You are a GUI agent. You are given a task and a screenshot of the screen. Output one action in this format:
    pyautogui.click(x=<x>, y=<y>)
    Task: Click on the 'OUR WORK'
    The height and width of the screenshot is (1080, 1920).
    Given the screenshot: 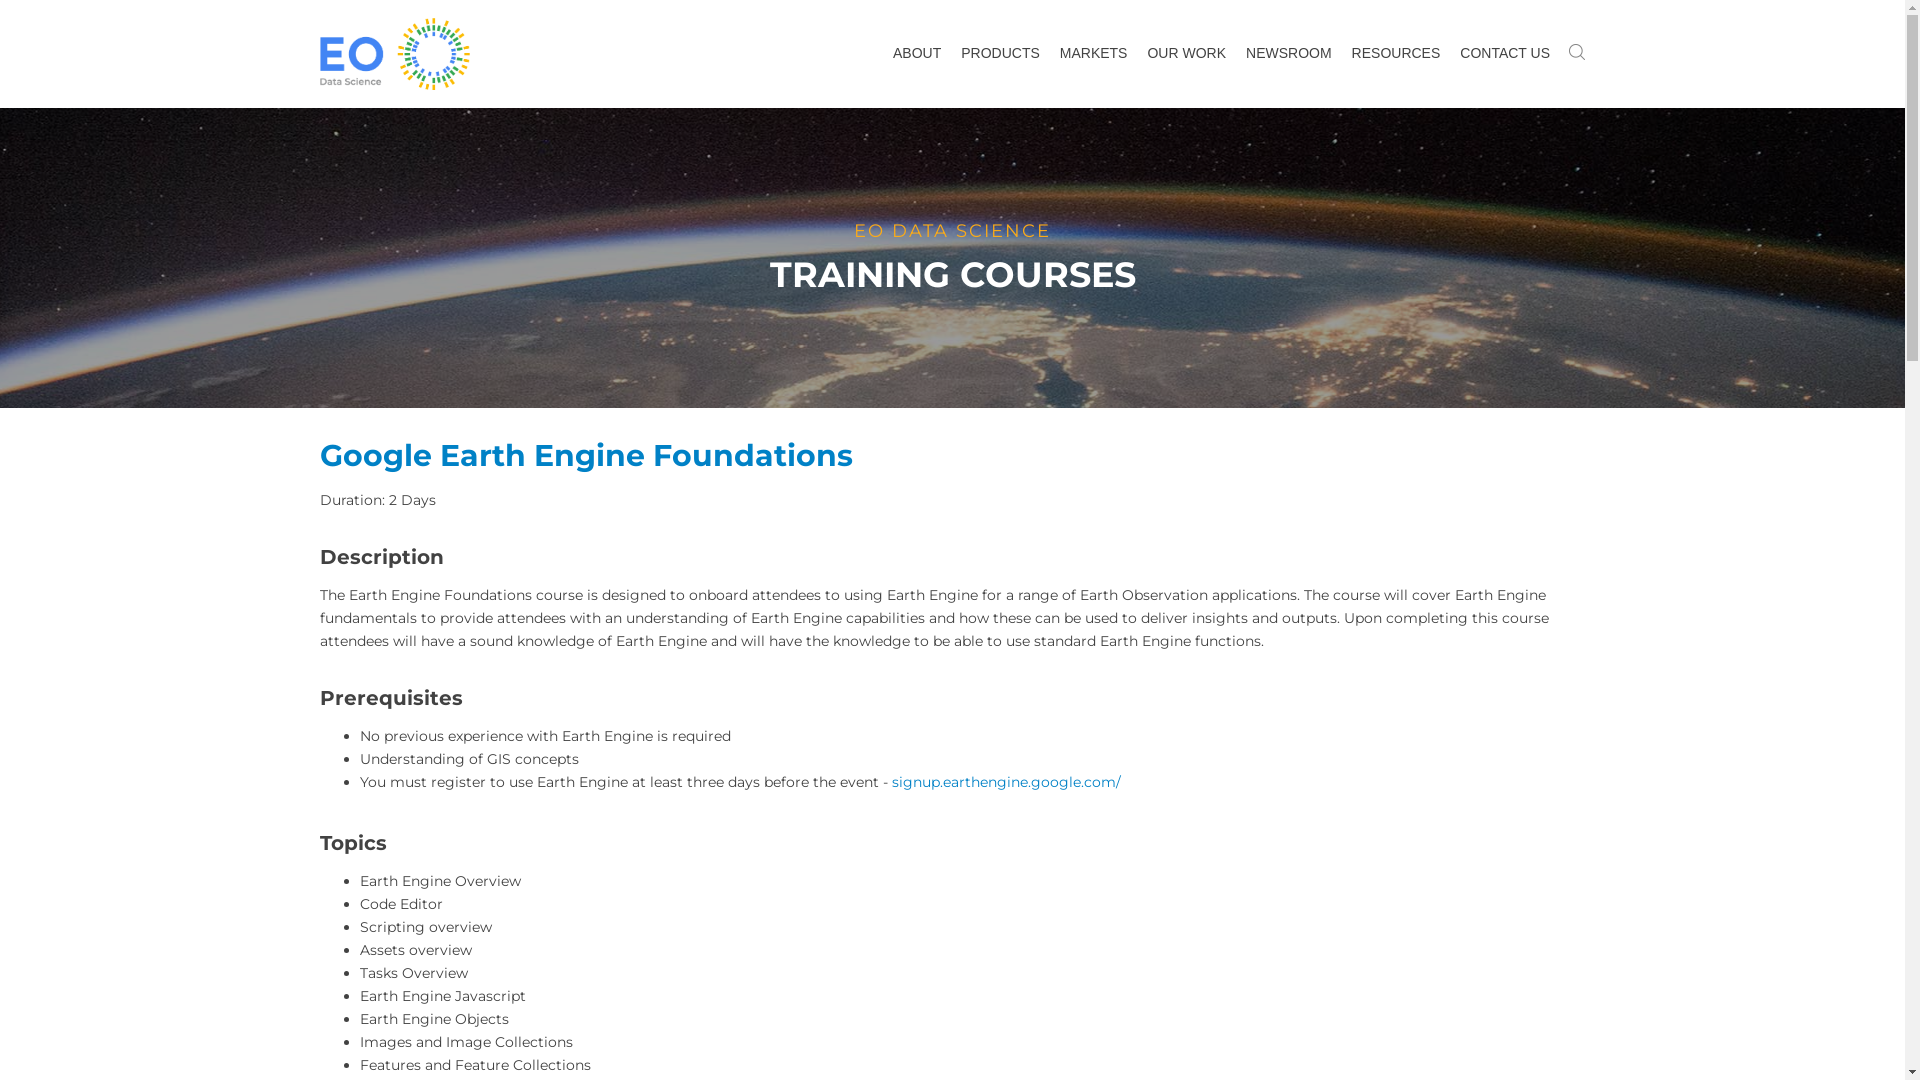 What is the action you would take?
    pyautogui.click(x=1186, y=52)
    